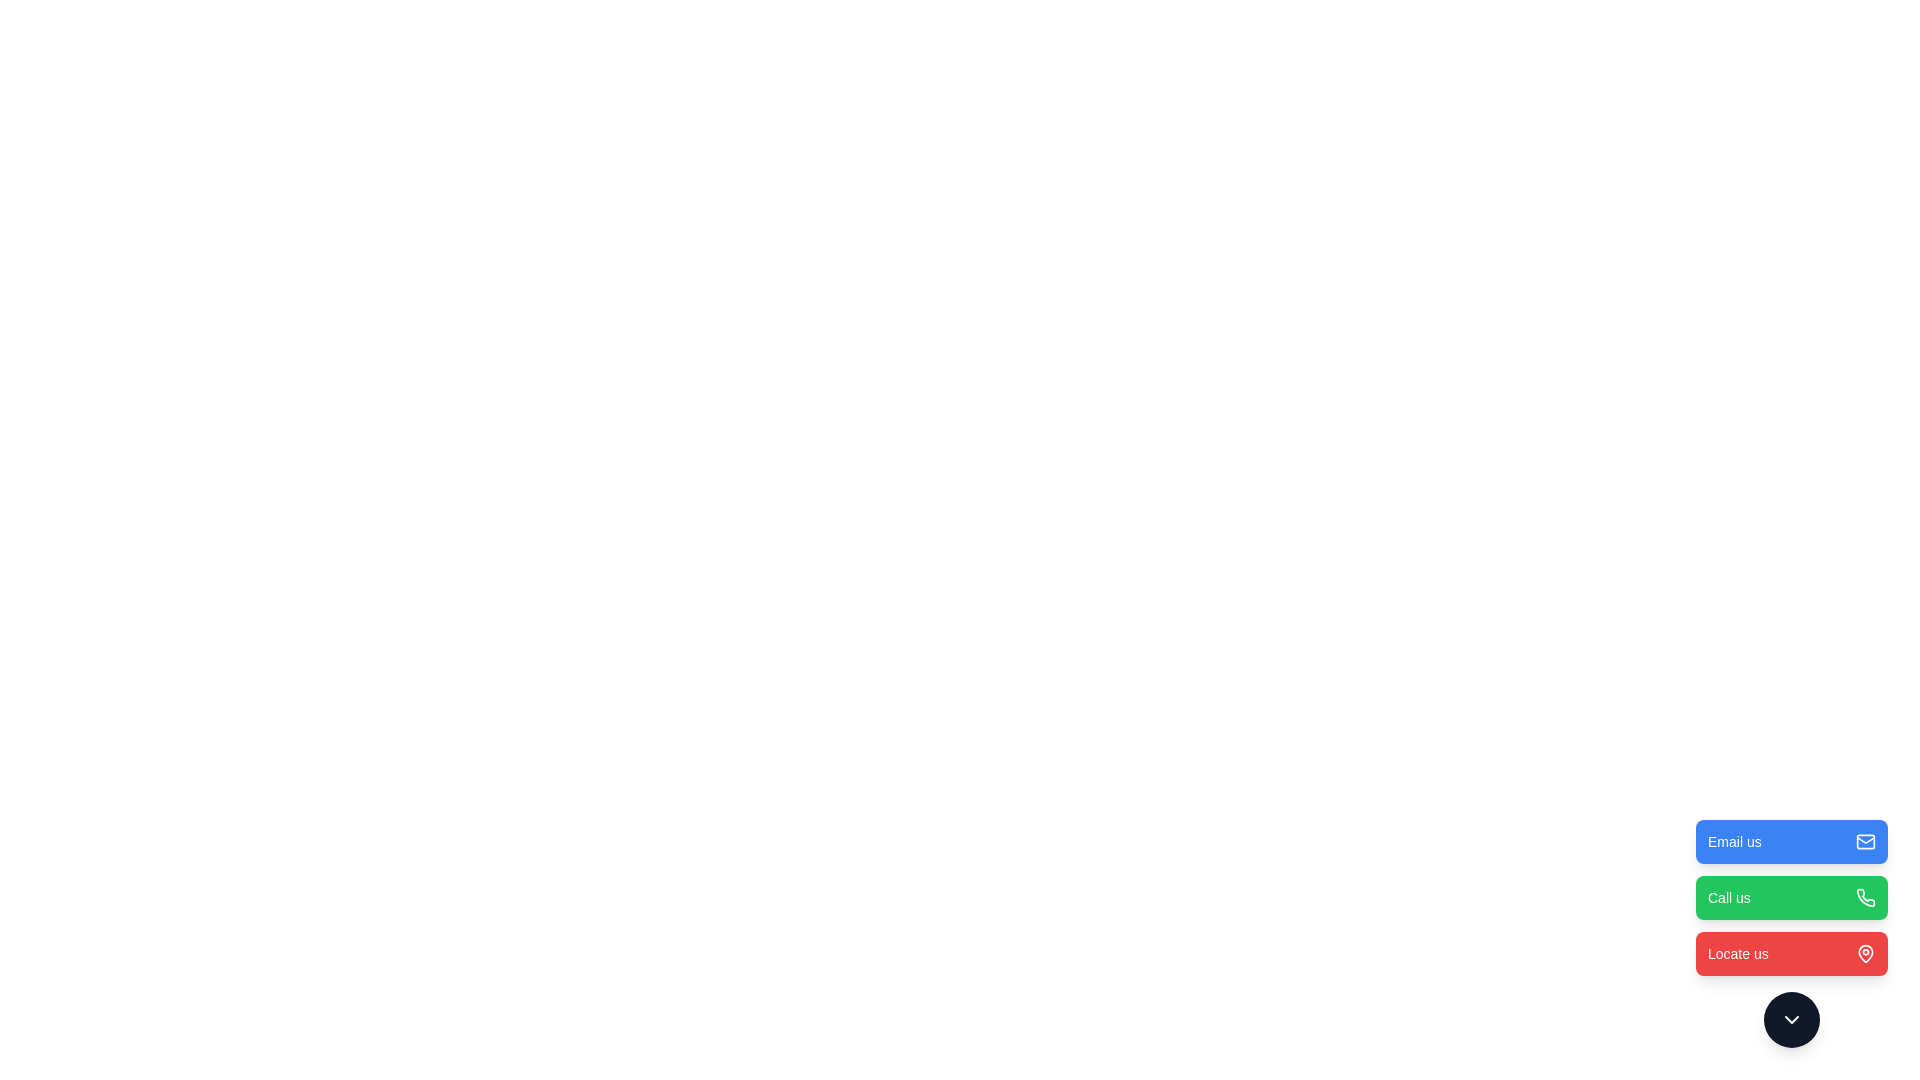  I want to click on the 'Locate us' button to trigger its action, so click(1791, 952).